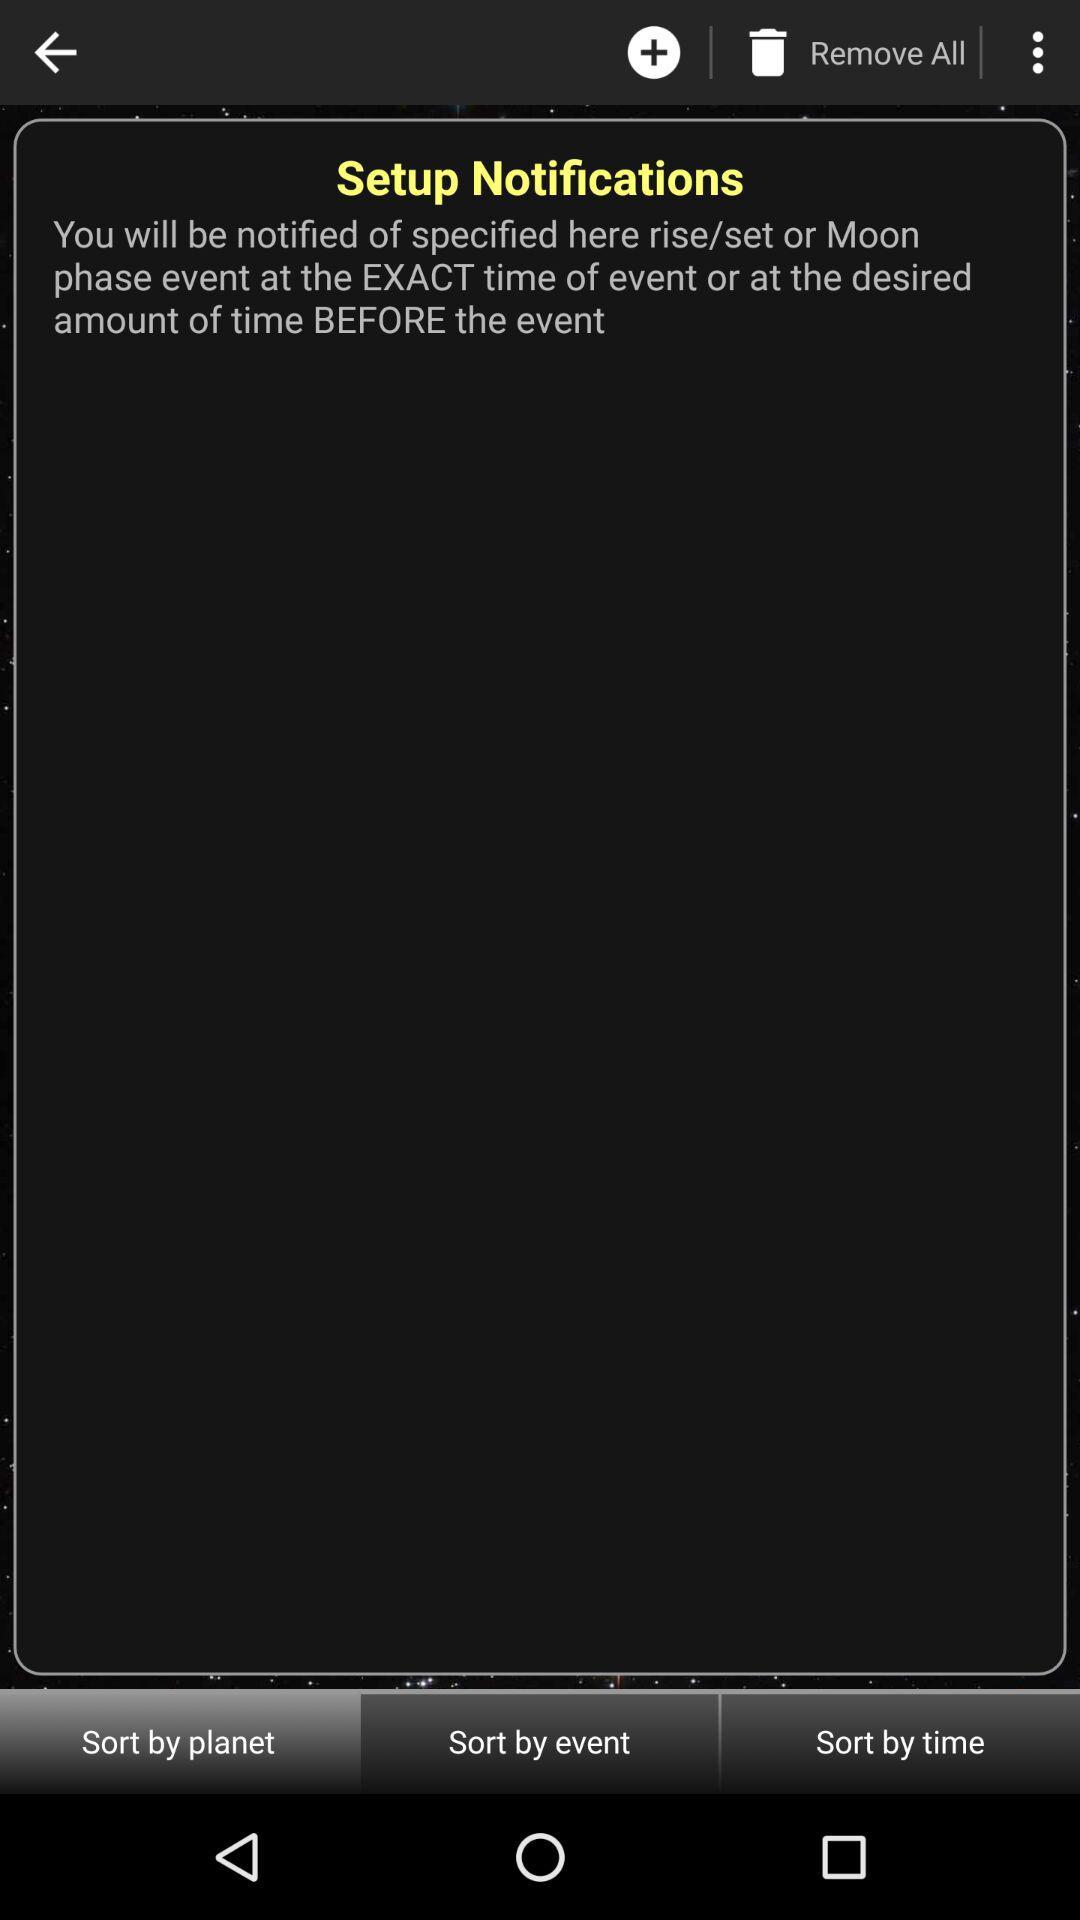  What do you see at coordinates (766, 52) in the screenshot?
I see `remove` at bounding box center [766, 52].